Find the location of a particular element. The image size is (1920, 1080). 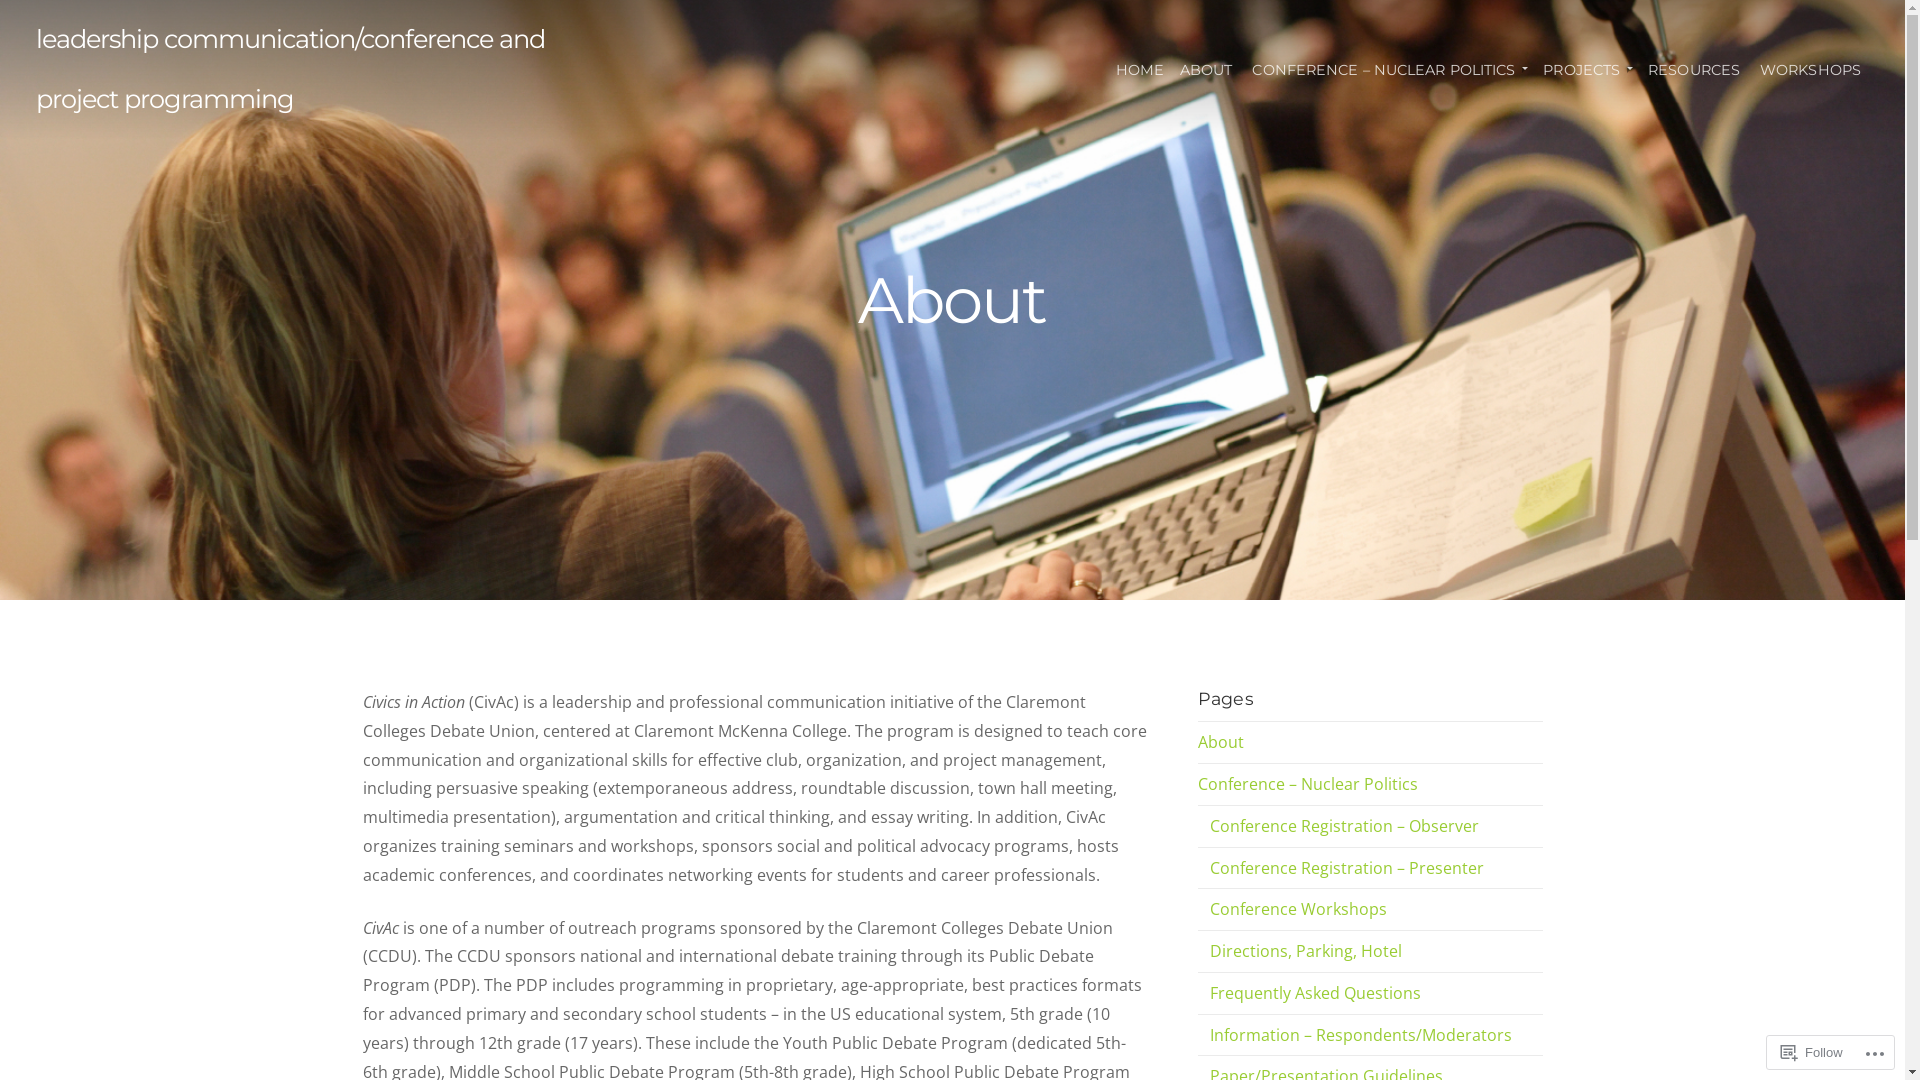

'ABOUT' is located at coordinates (1171, 68).